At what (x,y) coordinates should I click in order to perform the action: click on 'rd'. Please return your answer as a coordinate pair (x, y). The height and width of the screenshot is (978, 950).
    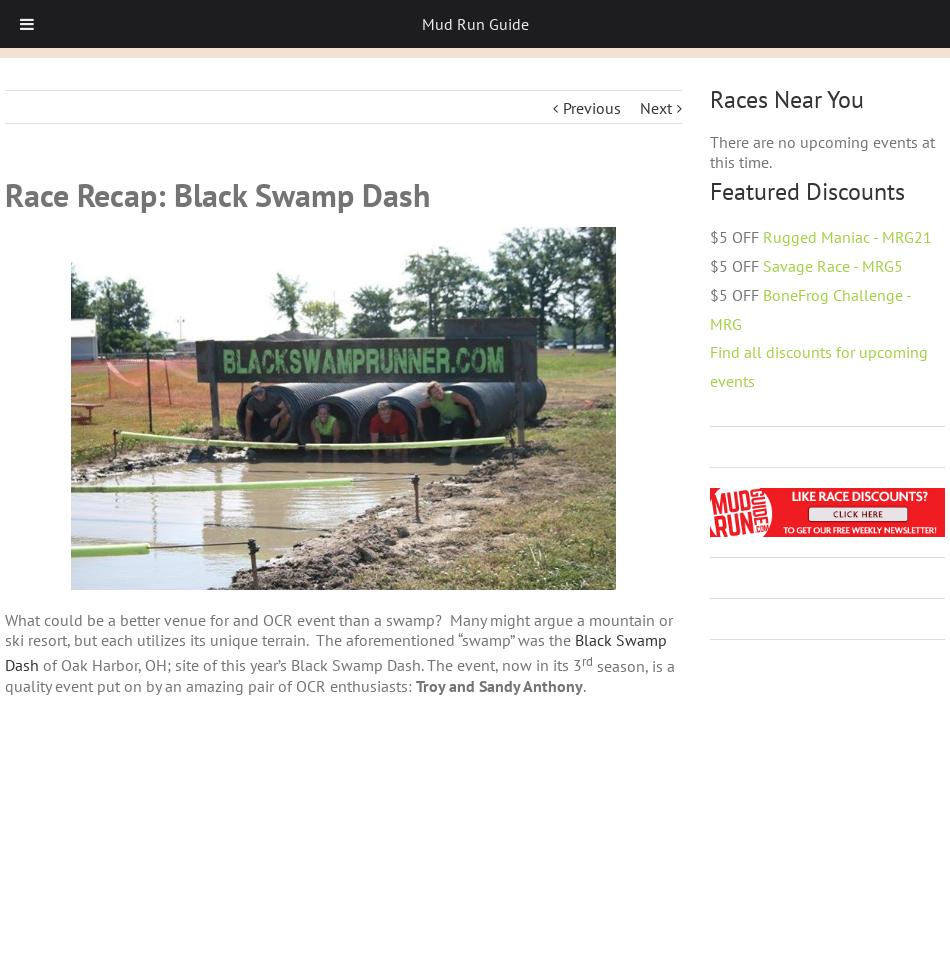
    Looking at the image, I should click on (581, 659).